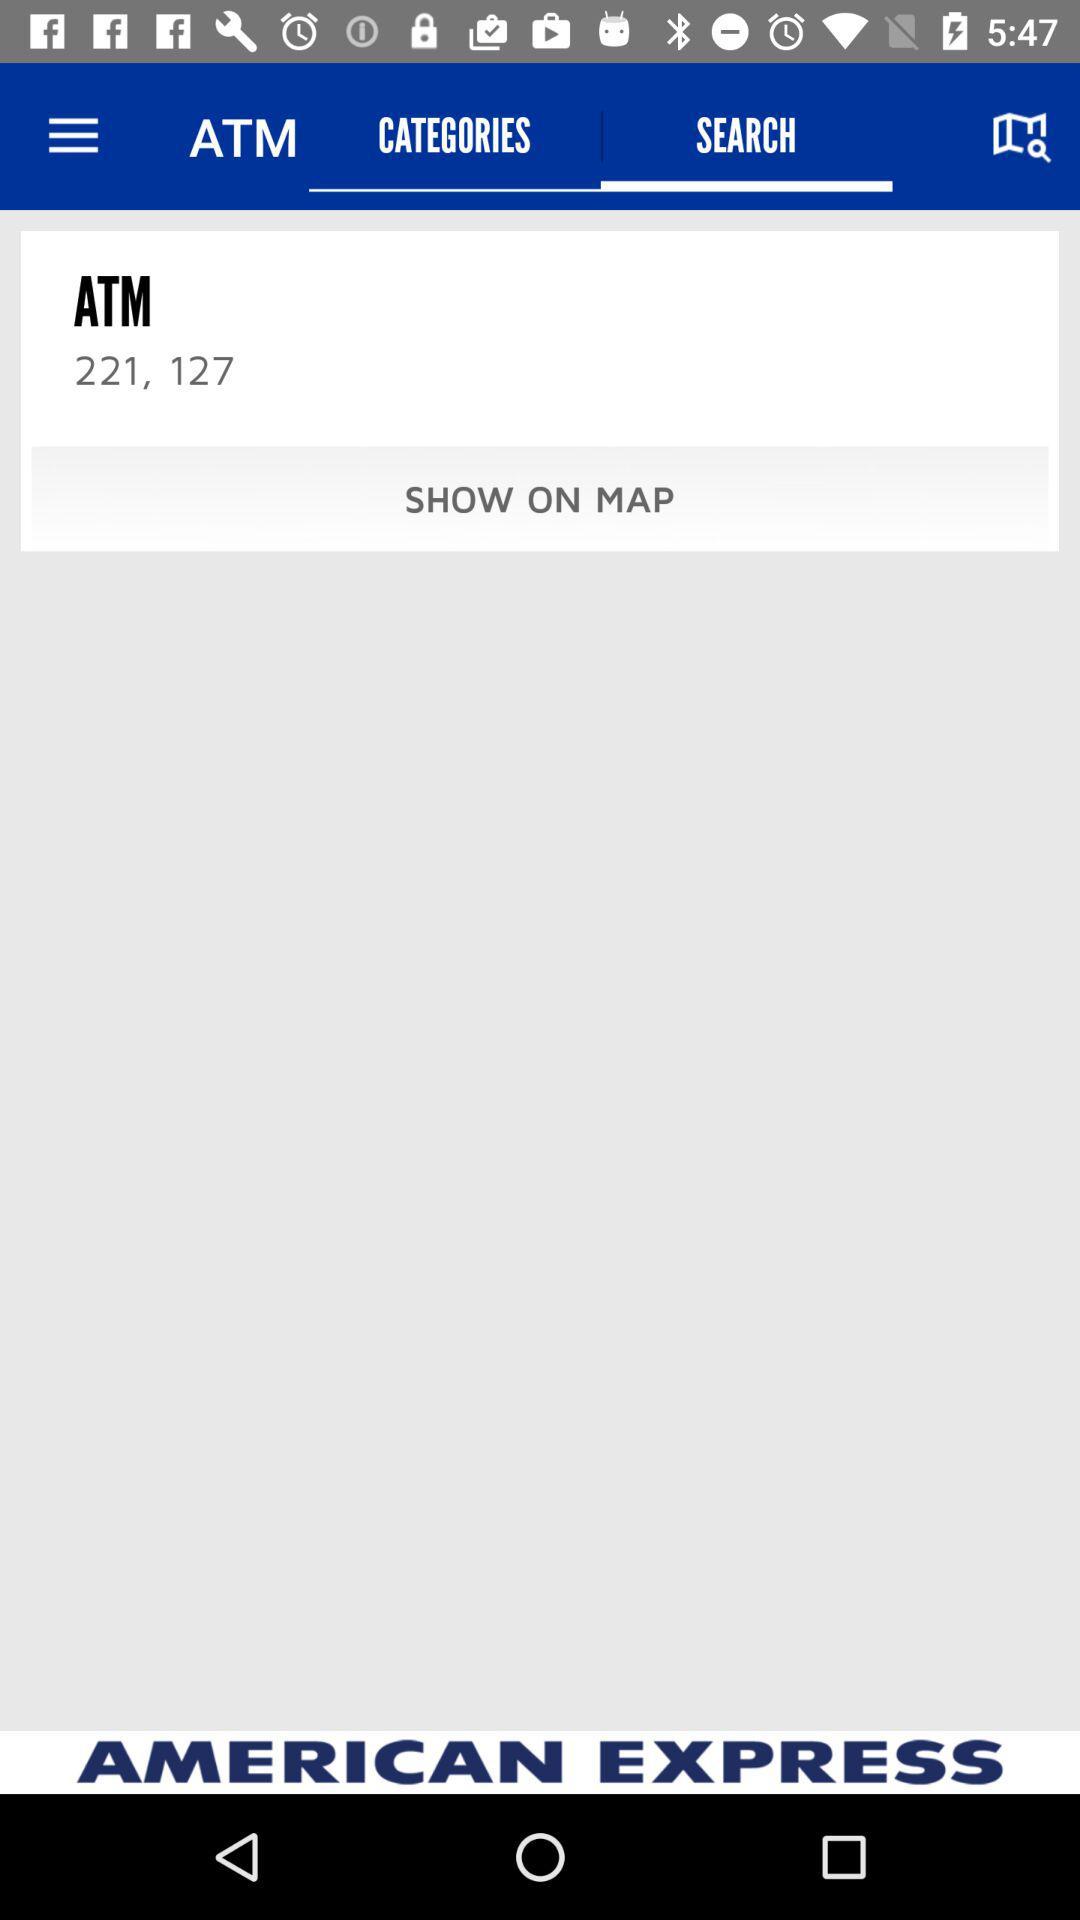  Describe the element at coordinates (72, 135) in the screenshot. I see `icon next to the atm item` at that location.